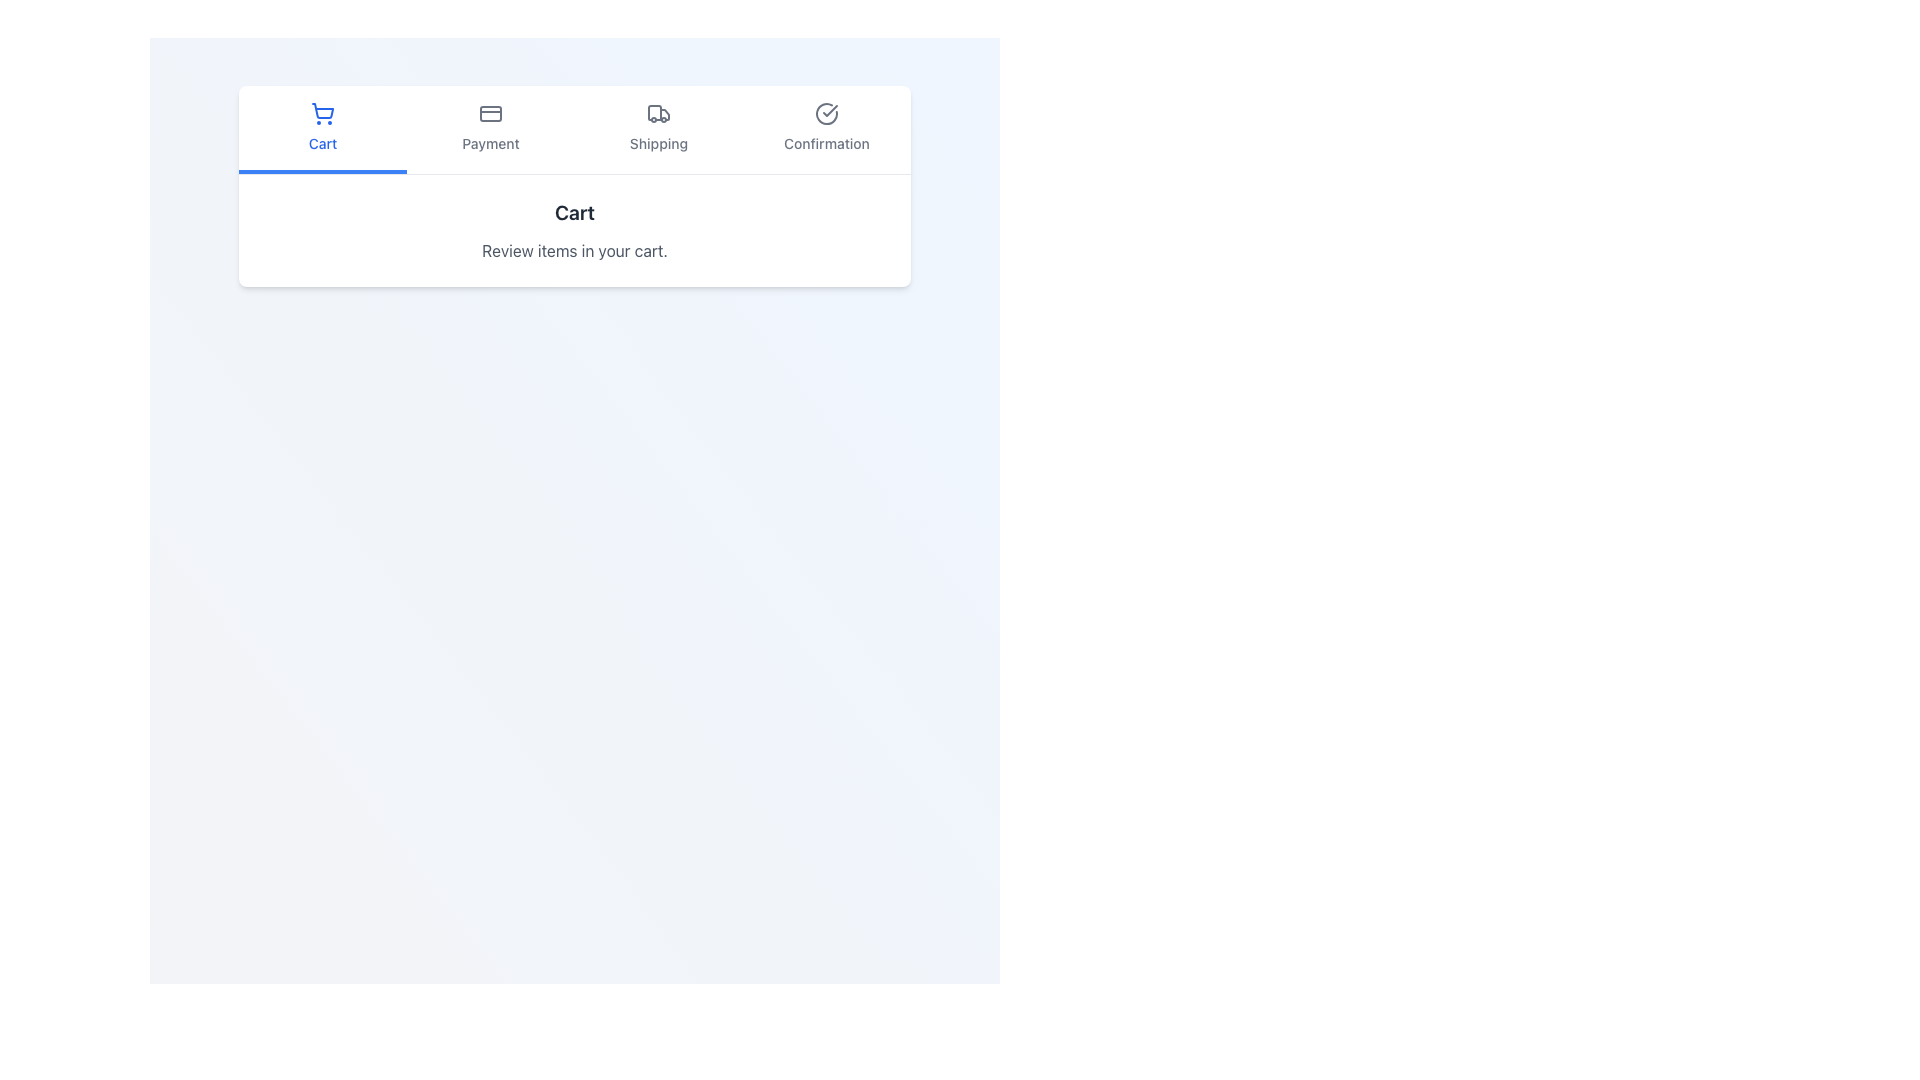 The image size is (1920, 1080). What do you see at coordinates (658, 114) in the screenshot?
I see `the truck icon representing the 'Shipping' step in the navigation bar, located between 'Payment' and 'Confirmation'` at bounding box center [658, 114].